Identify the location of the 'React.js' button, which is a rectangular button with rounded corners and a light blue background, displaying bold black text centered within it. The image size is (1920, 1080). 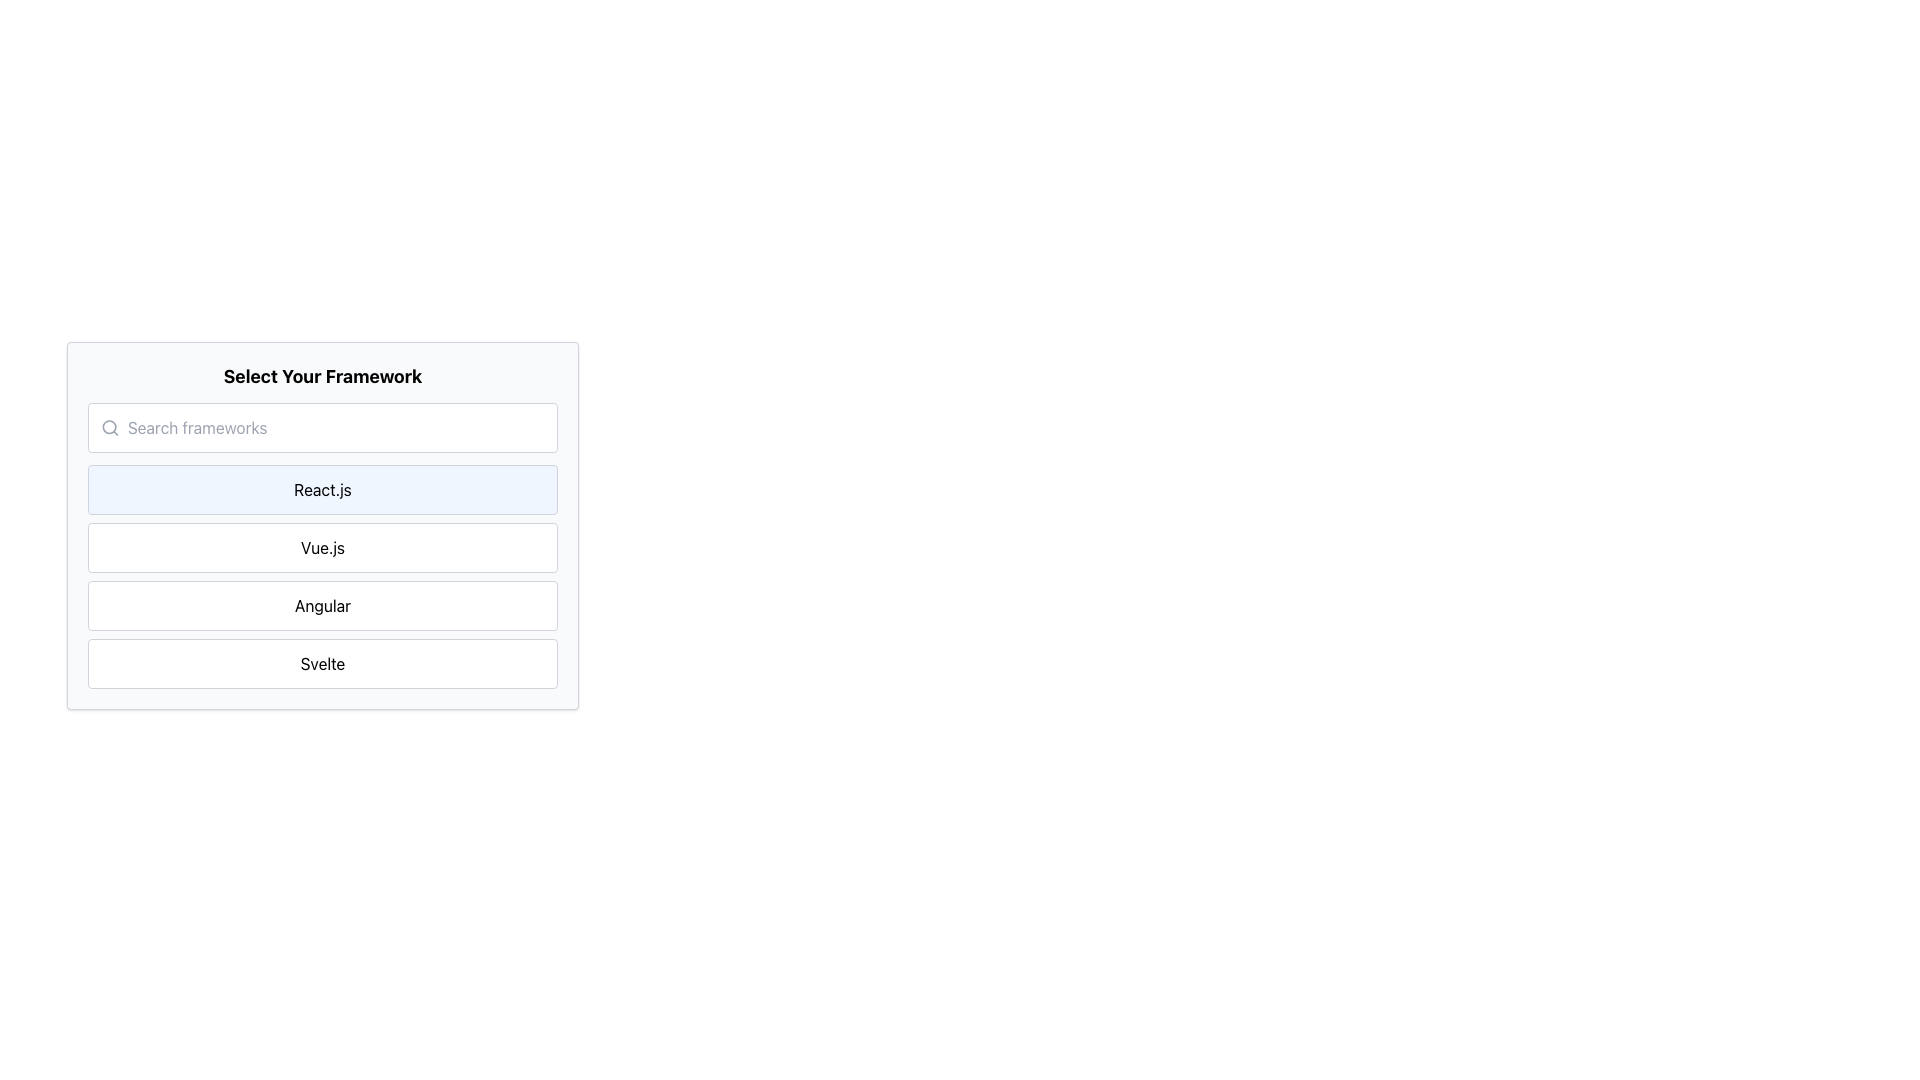
(322, 489).